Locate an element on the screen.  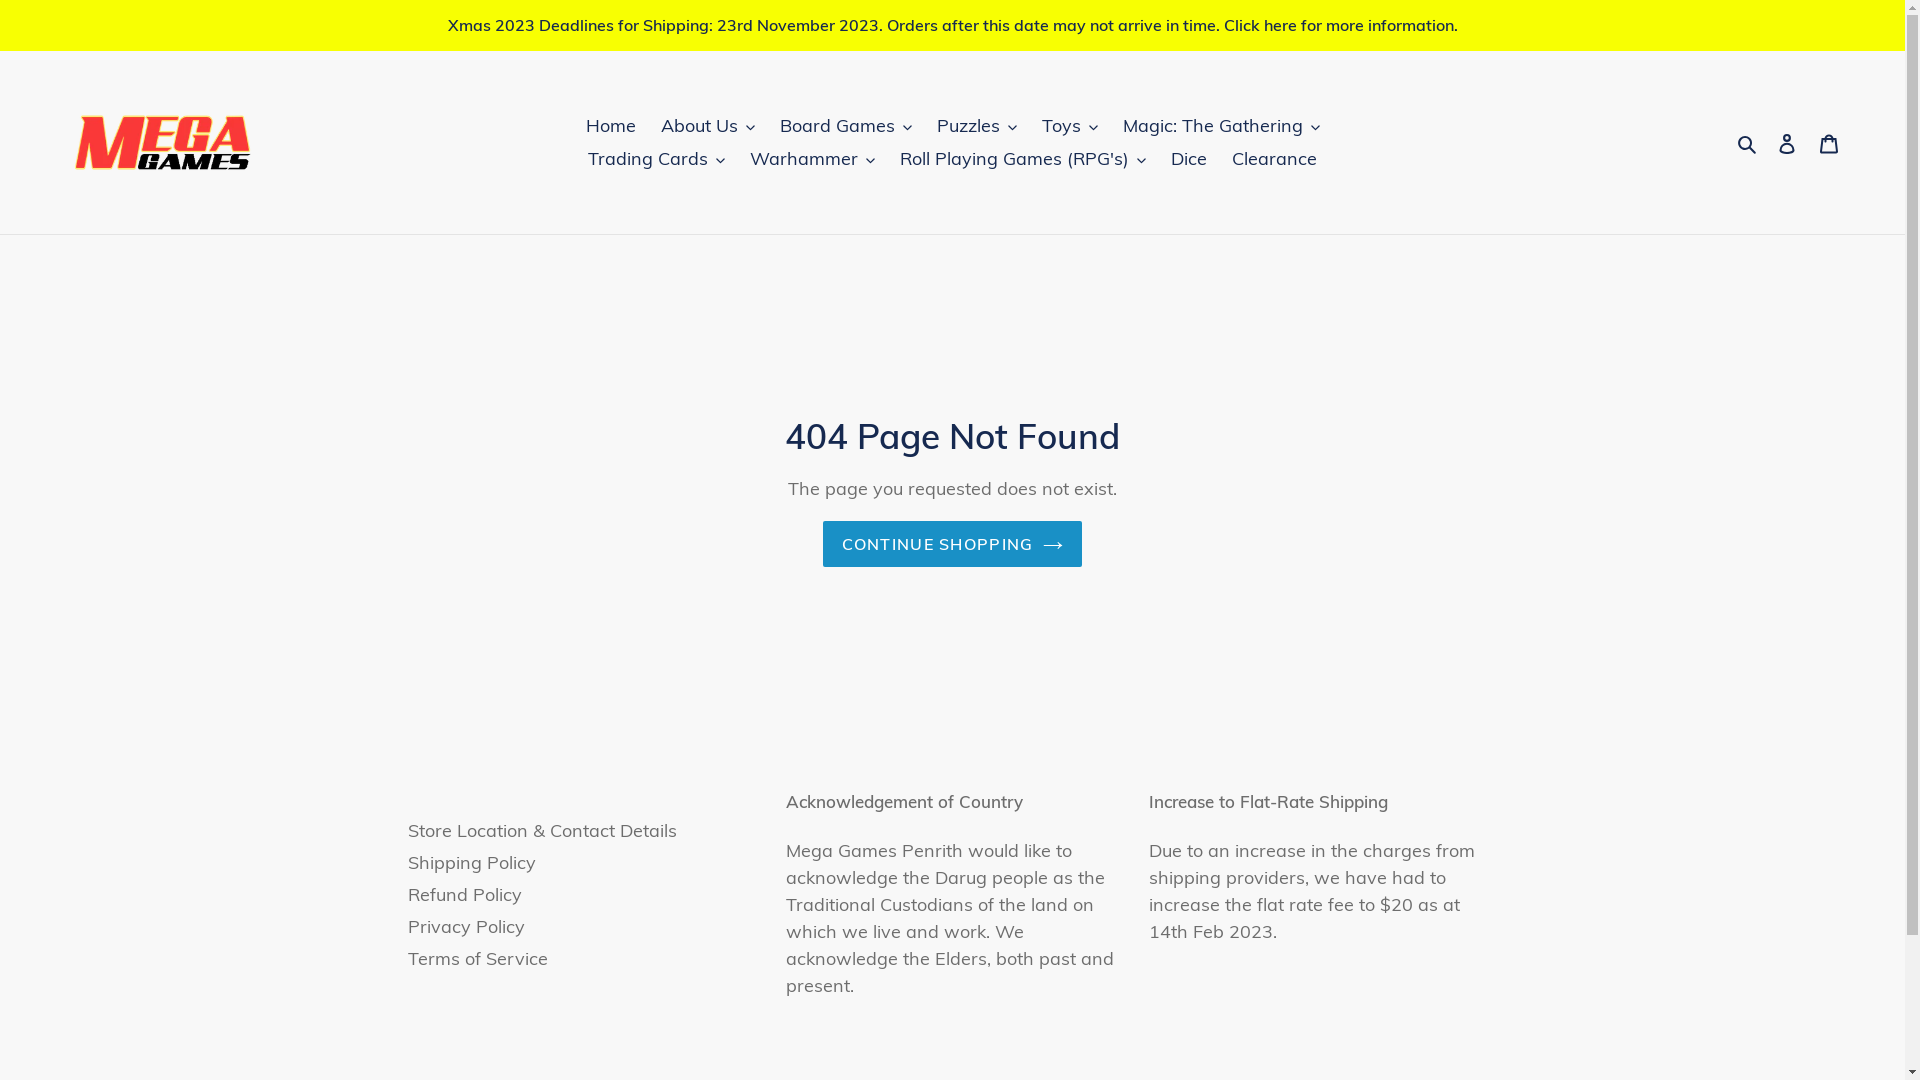
'Home' is located at coordinates (609, 125).